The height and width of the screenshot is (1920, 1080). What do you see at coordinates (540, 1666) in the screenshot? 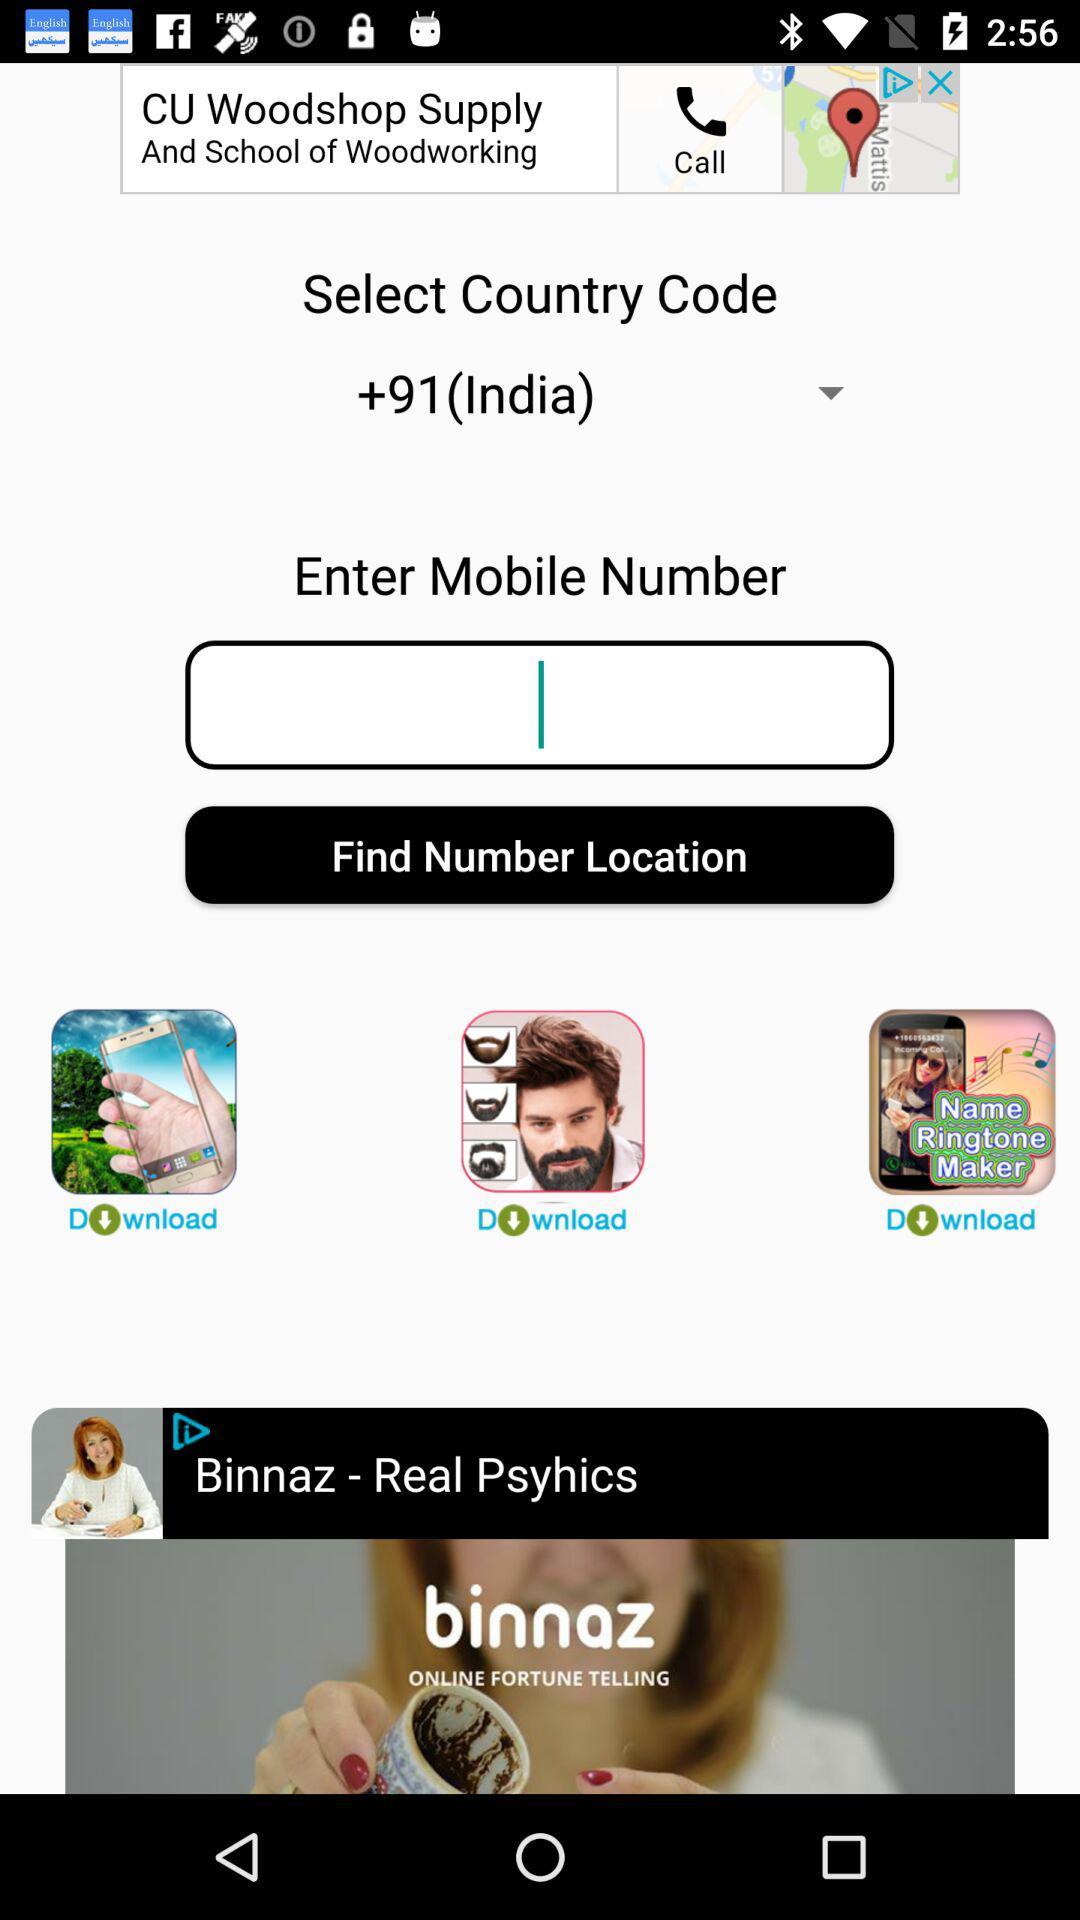
I see `advertainment` at bounding box center [540, 1666].